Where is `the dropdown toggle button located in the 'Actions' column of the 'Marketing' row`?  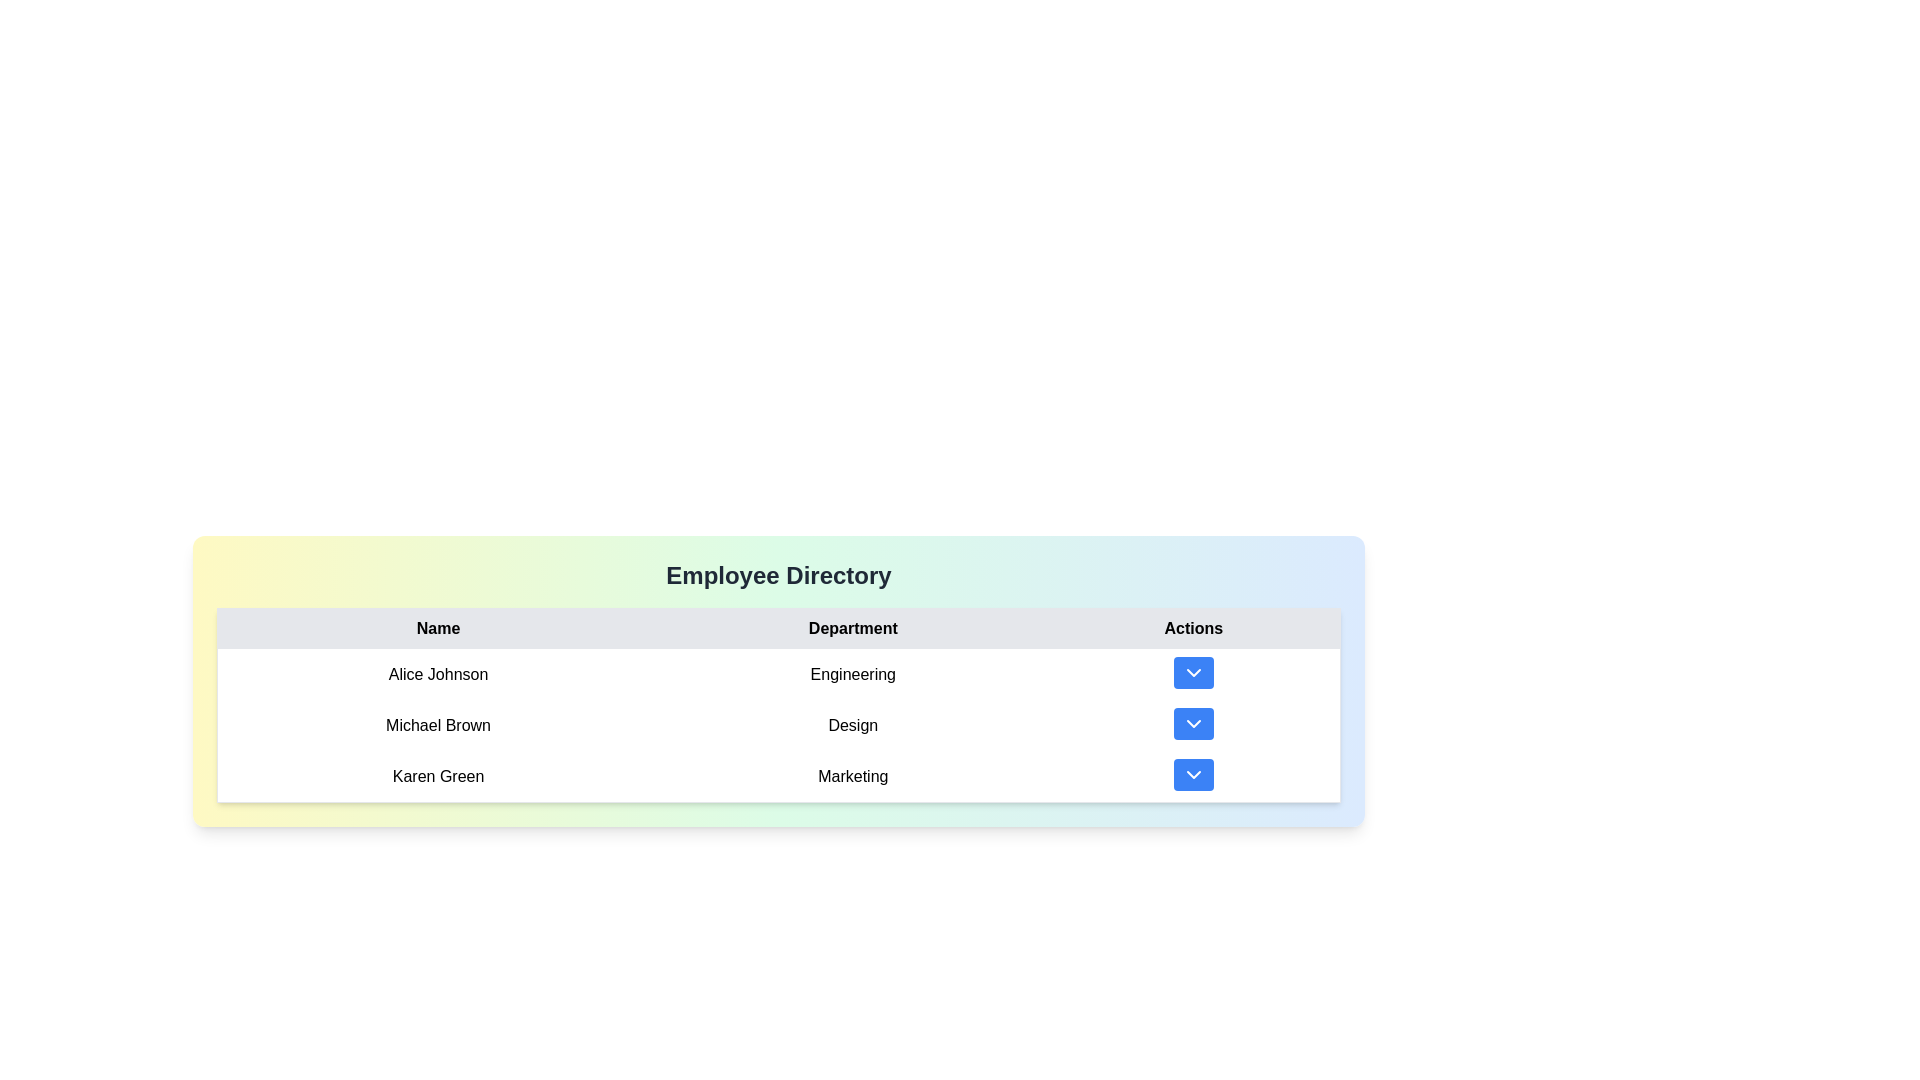 the dropdown toggle button located in the 'Actions' column of the 'Marketing' row is located at coordinates (1193, 774).